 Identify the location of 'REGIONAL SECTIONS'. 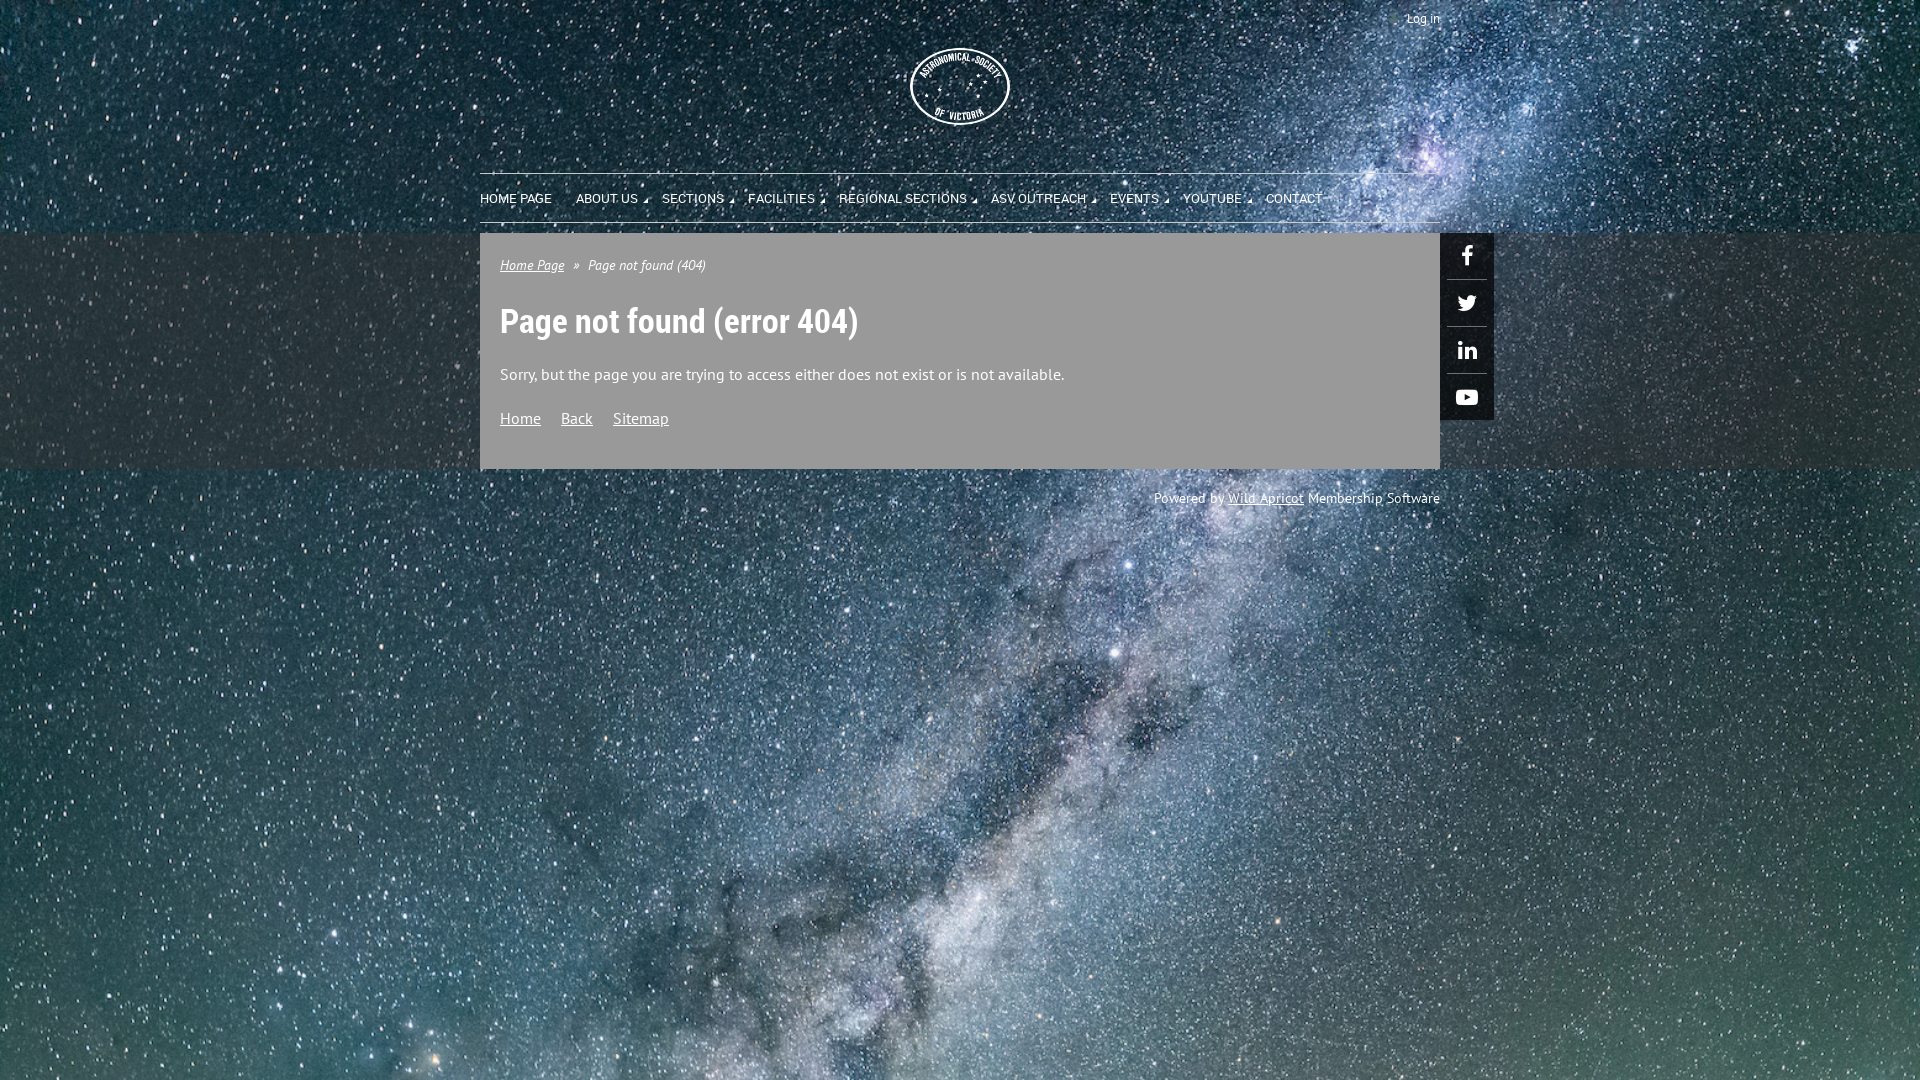
(914, 195).